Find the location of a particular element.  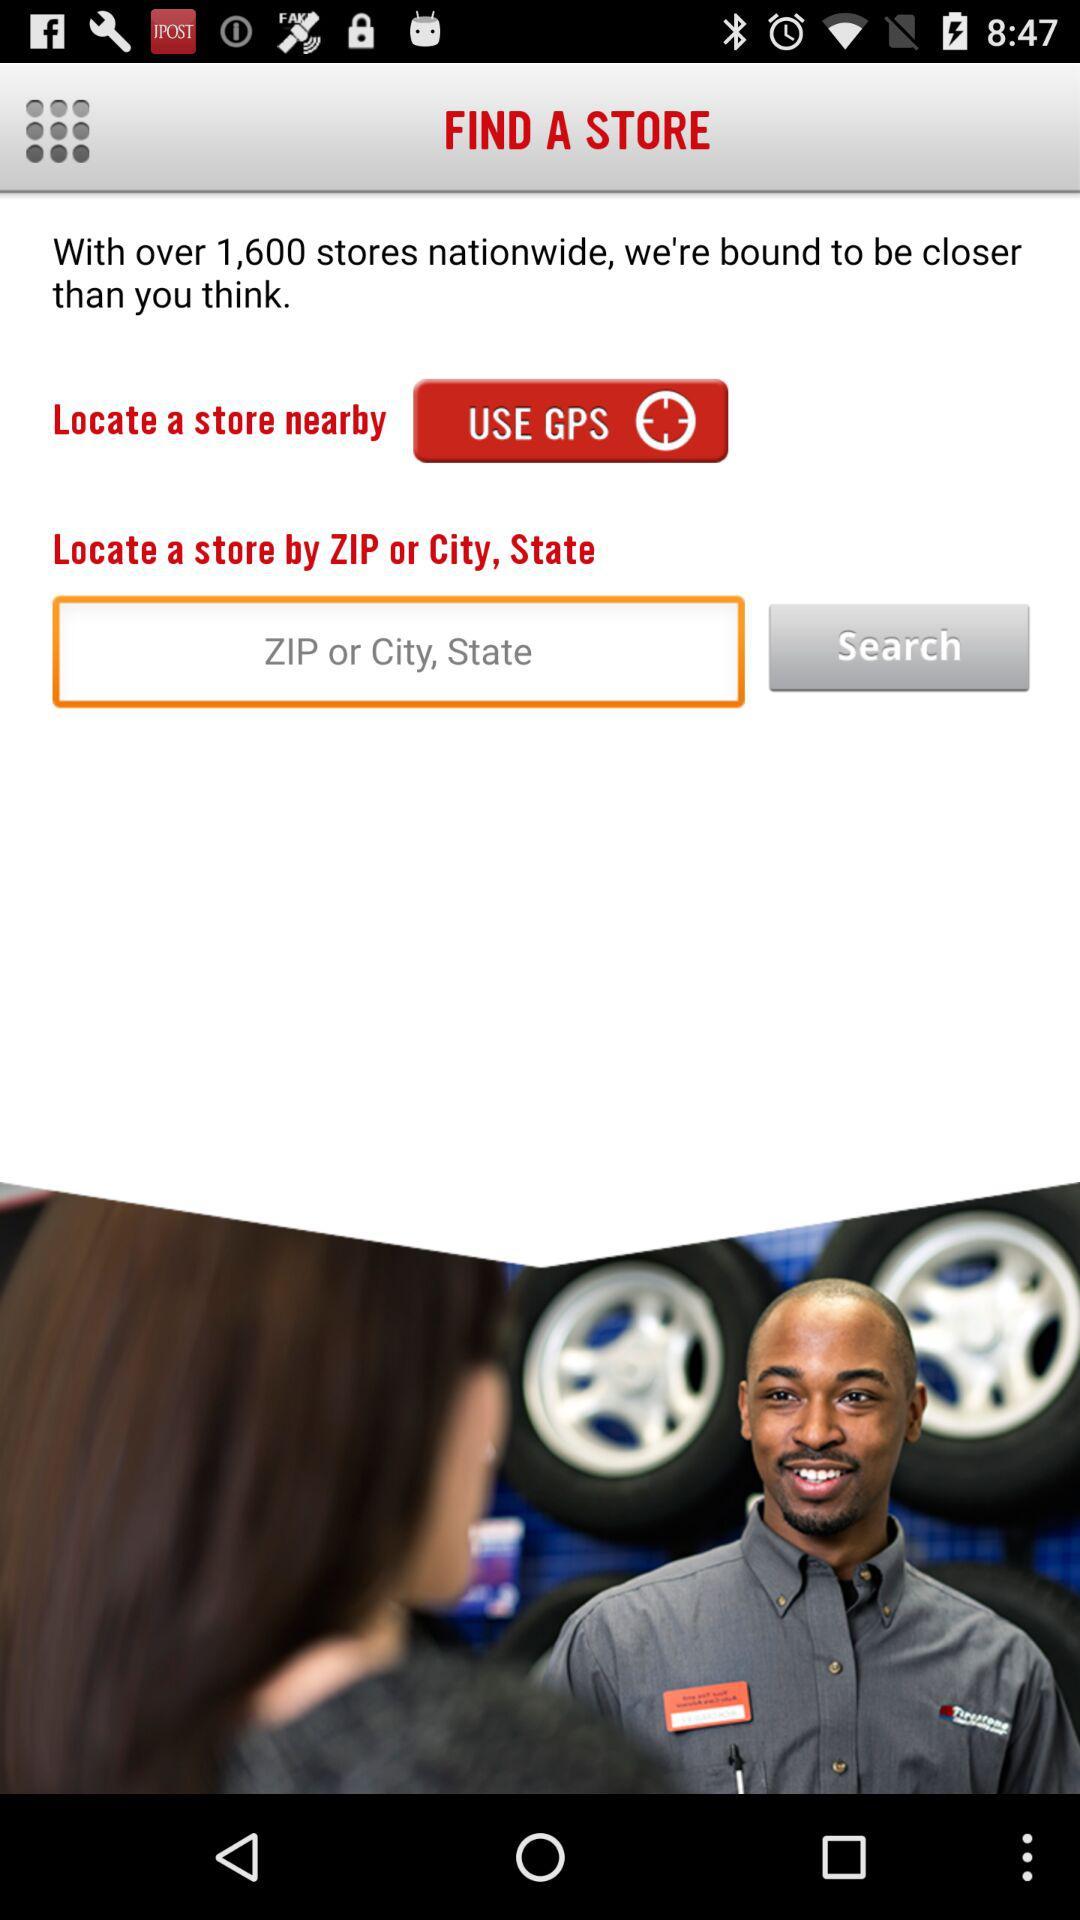

more button is located at coordinates (56, 130).